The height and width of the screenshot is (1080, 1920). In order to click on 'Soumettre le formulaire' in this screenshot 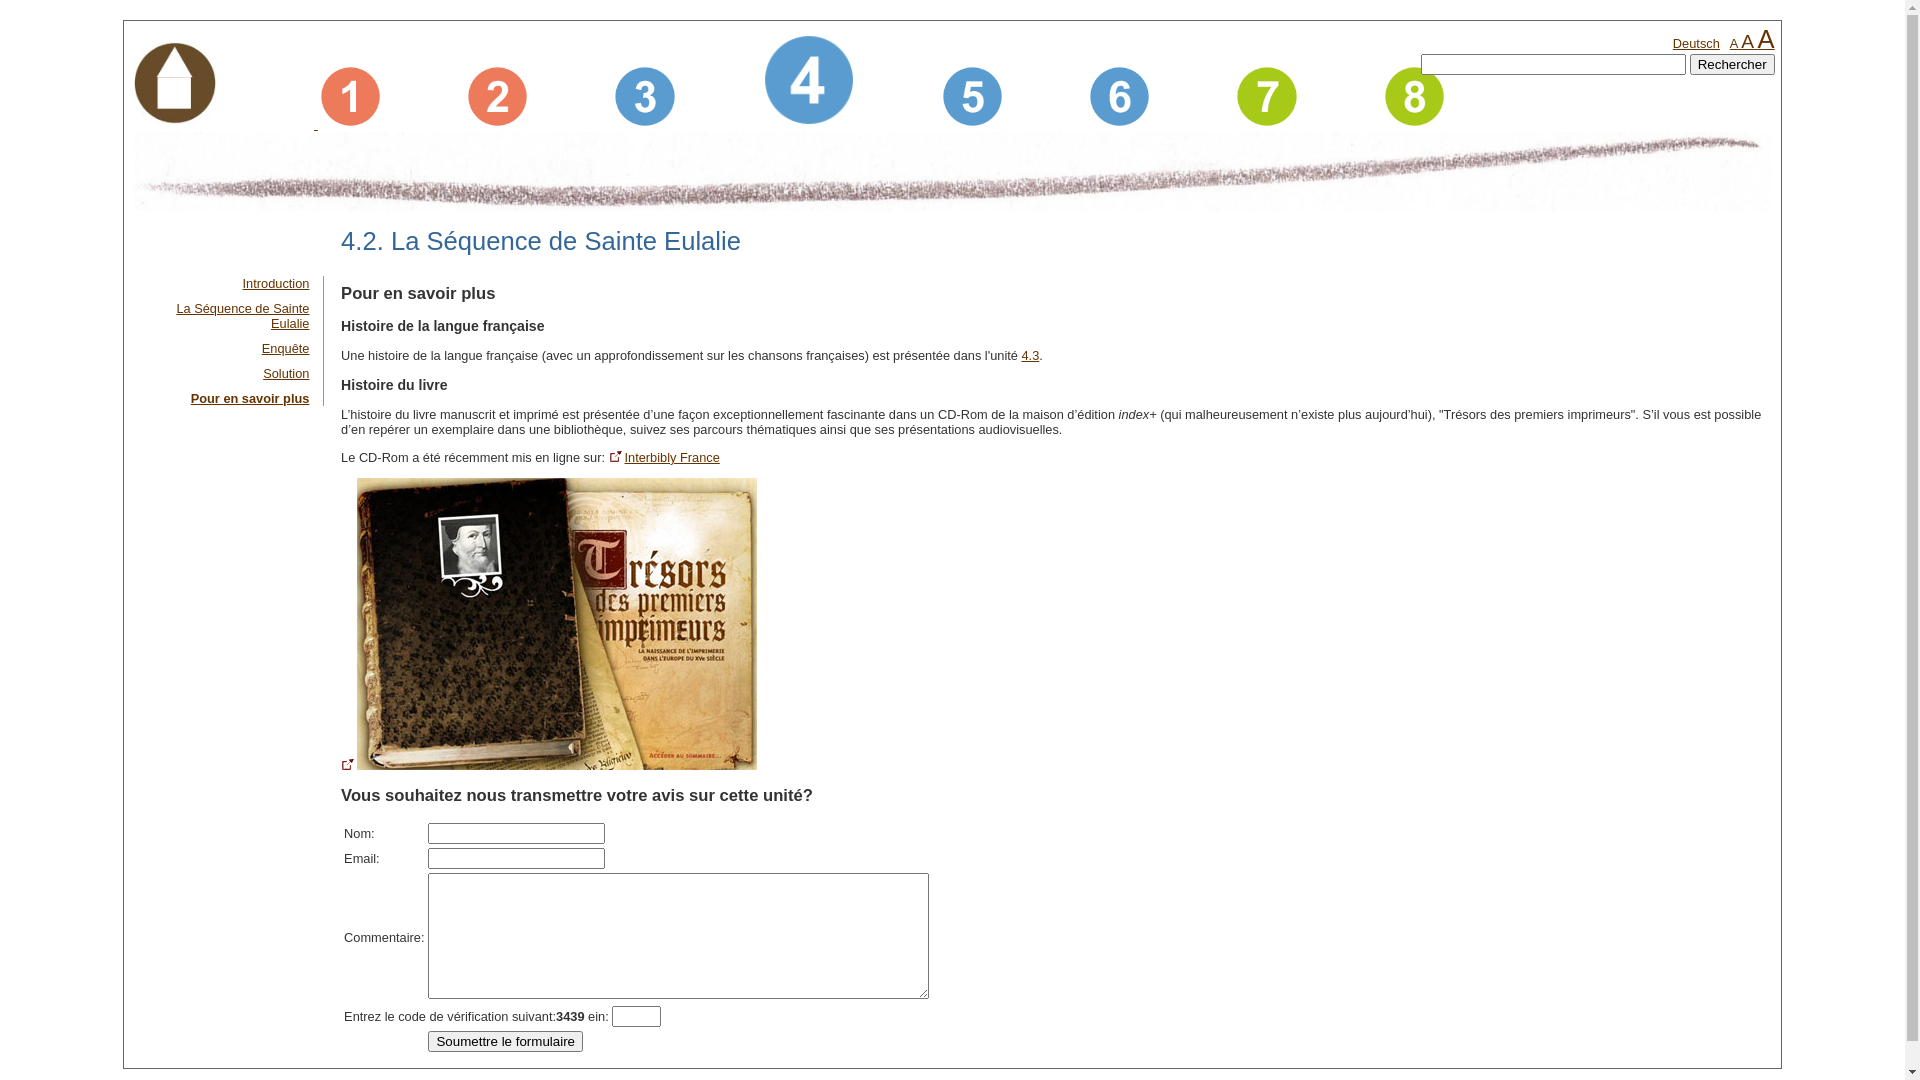, I will do `click(505, 1040)`.